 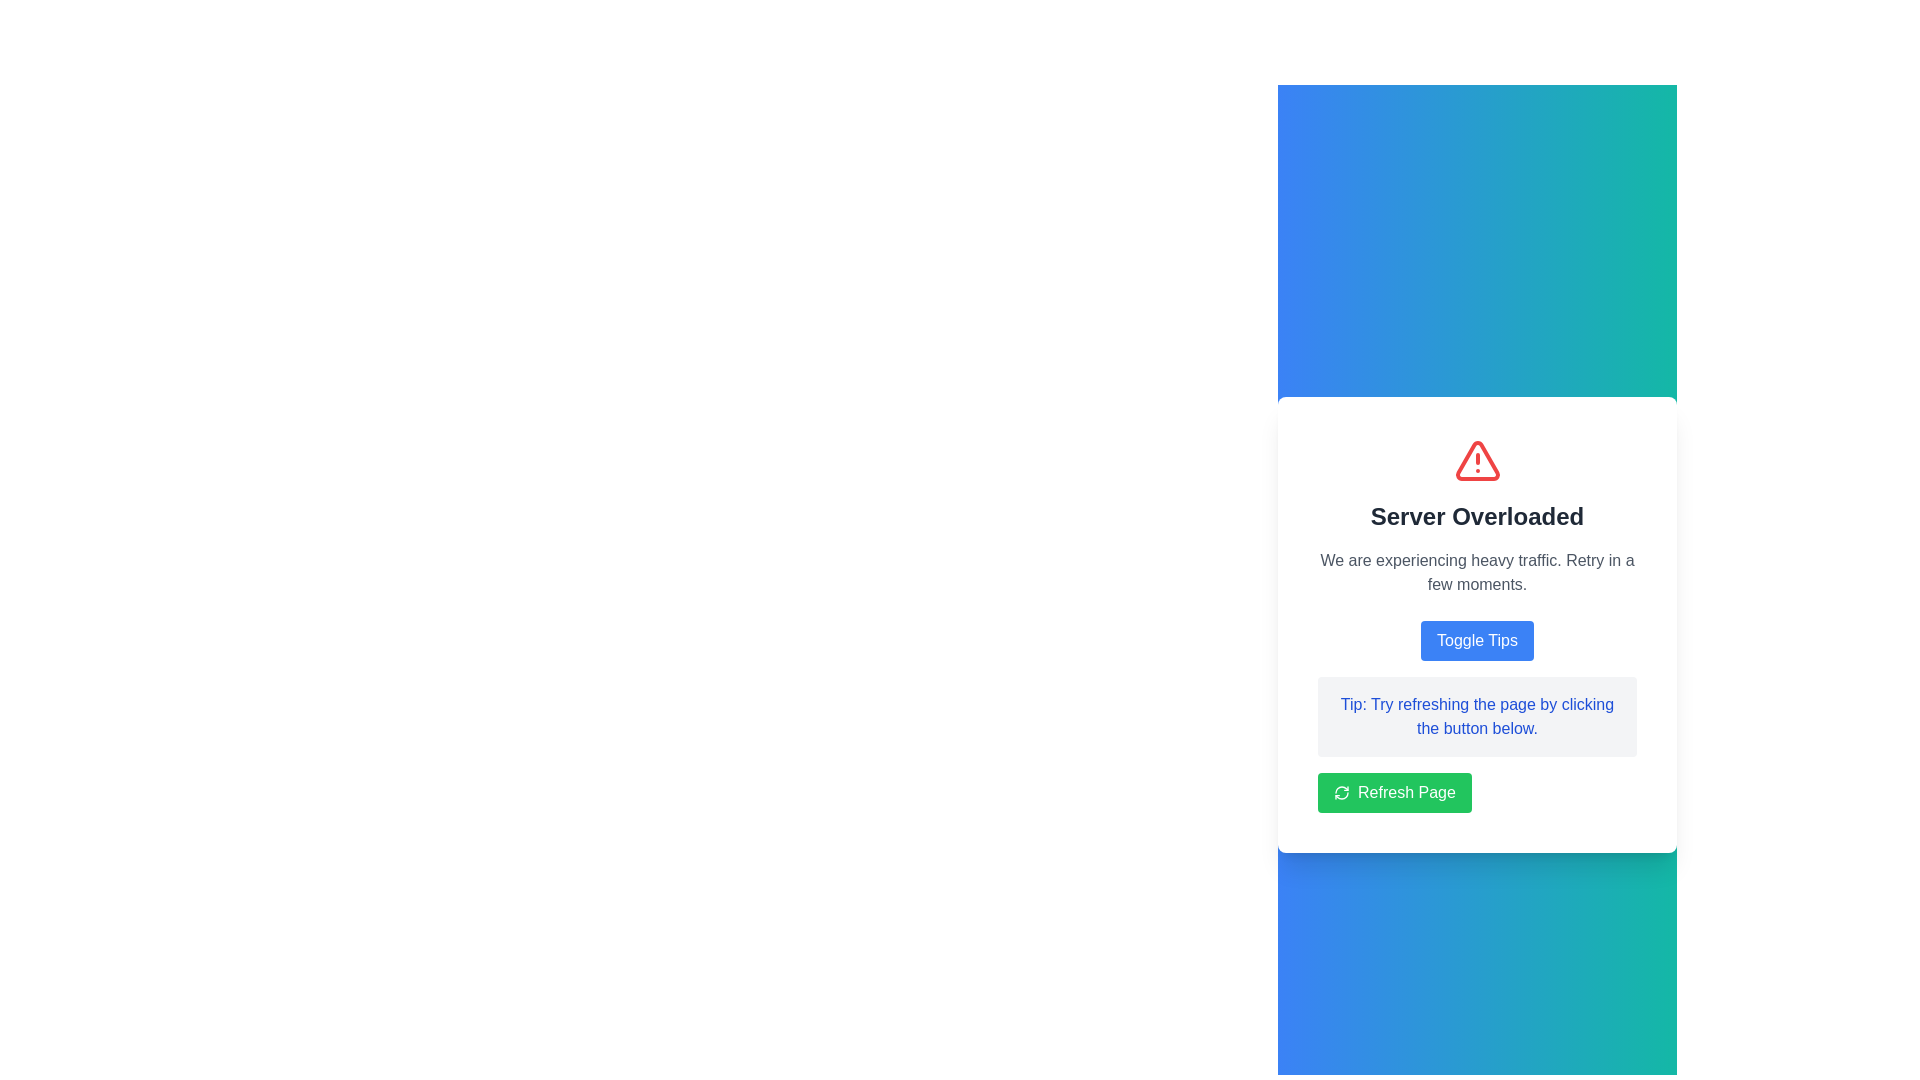 I want to click on the 'Refresh Page' button with rounded corners and a green background, located at the bottom of the 'Server Overloaded' notification card to observe any hover effects, so click(x=1393, y=792).